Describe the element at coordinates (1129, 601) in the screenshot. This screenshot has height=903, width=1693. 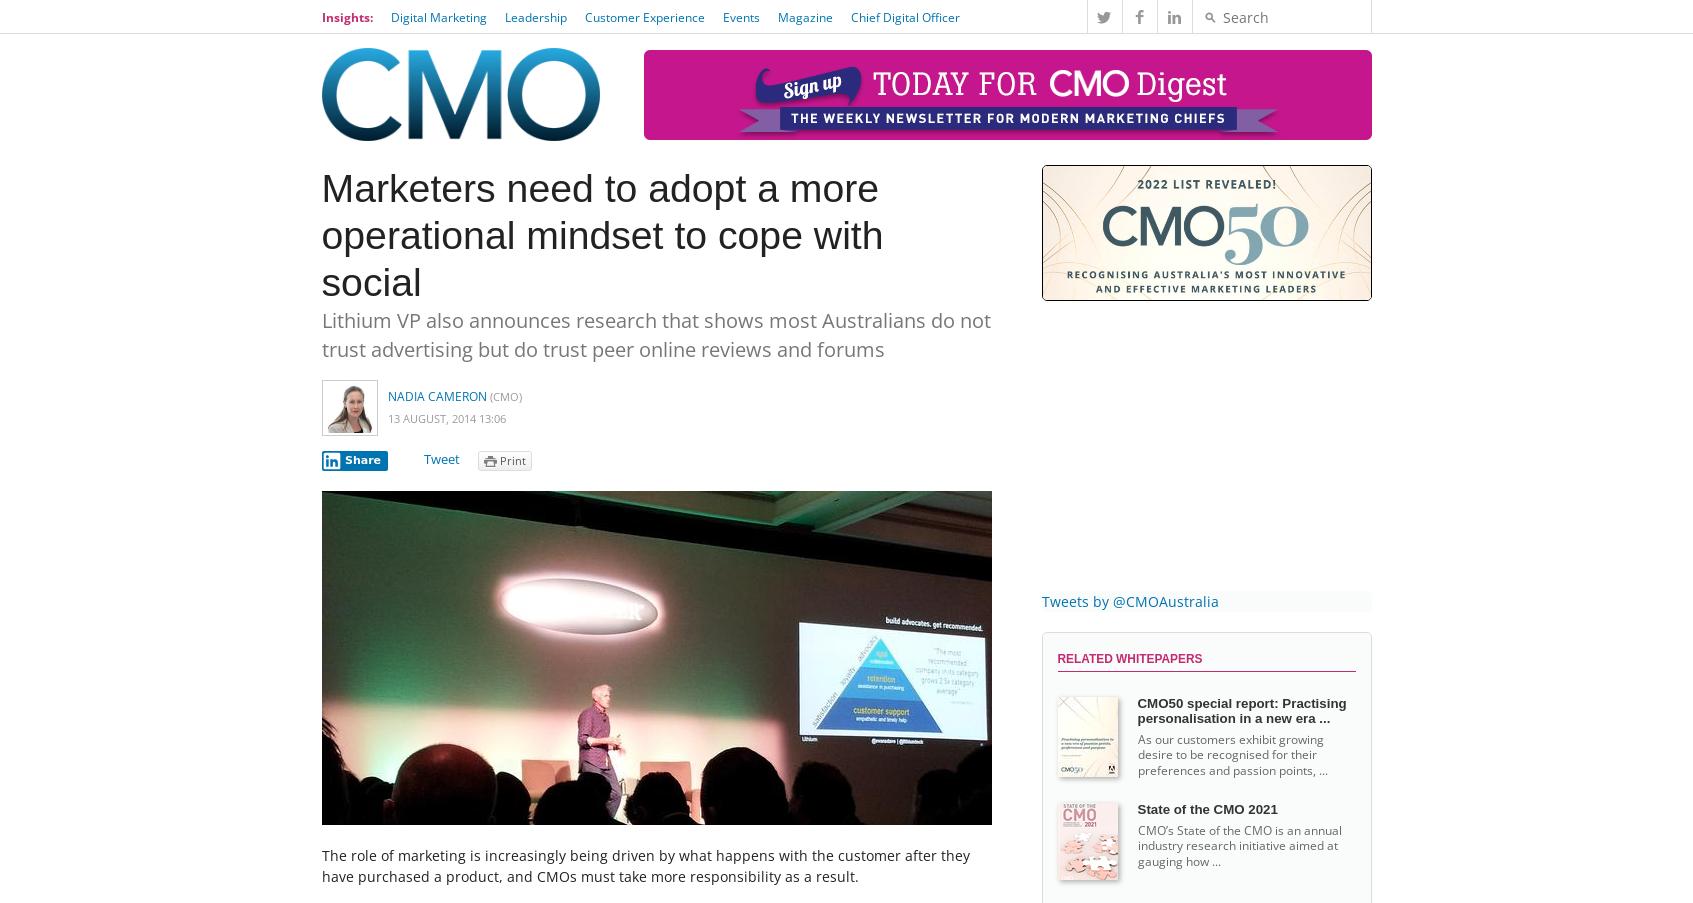
I see `'Tweets by @CMOAustralia'` at that location.